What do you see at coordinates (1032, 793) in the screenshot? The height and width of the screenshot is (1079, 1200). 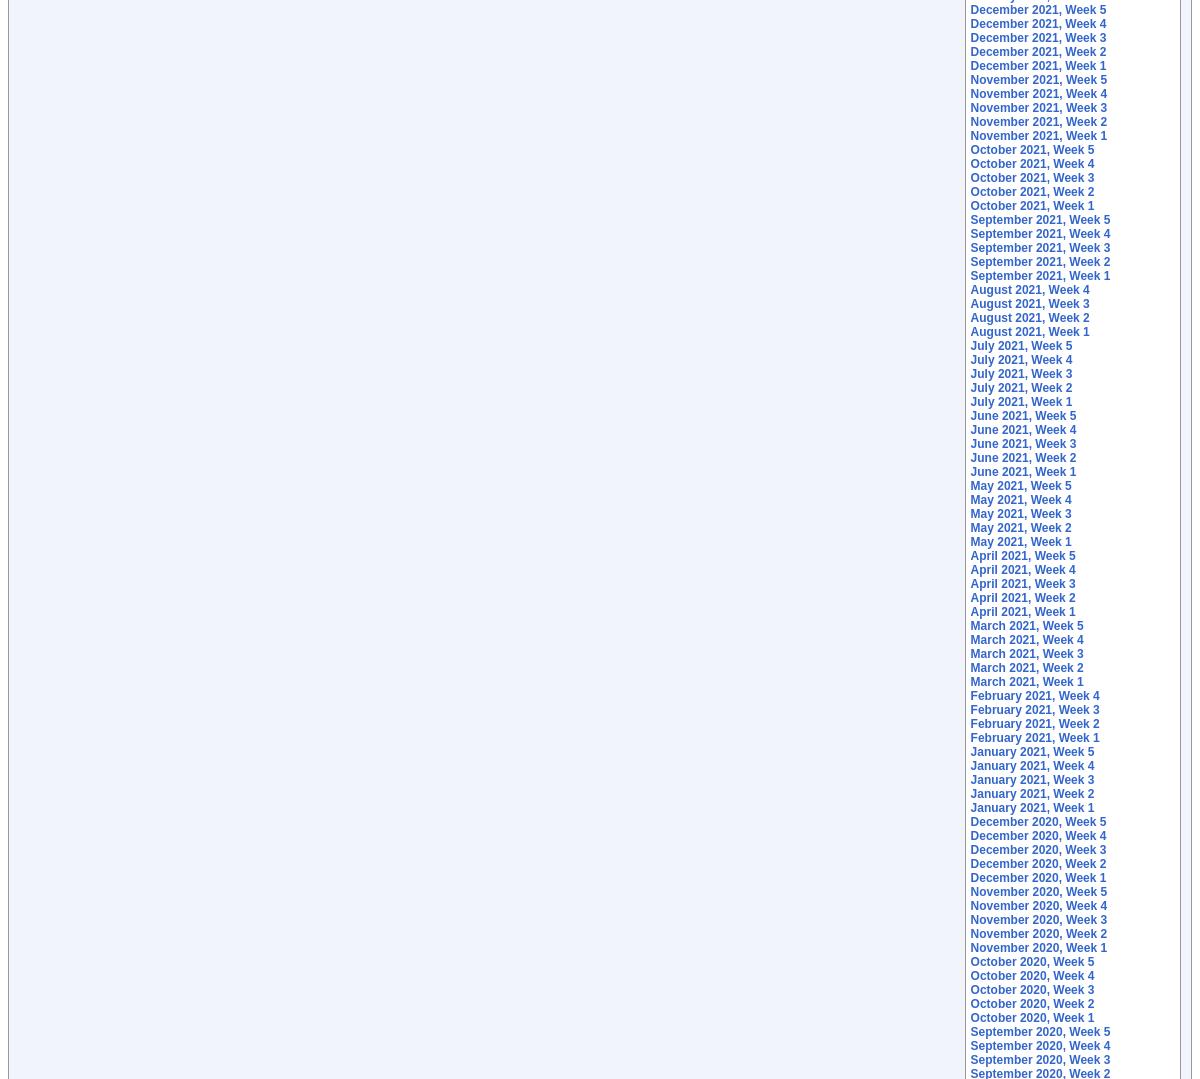 I see `'January 2021, Week 2'` at bounding box center [1032, 793].